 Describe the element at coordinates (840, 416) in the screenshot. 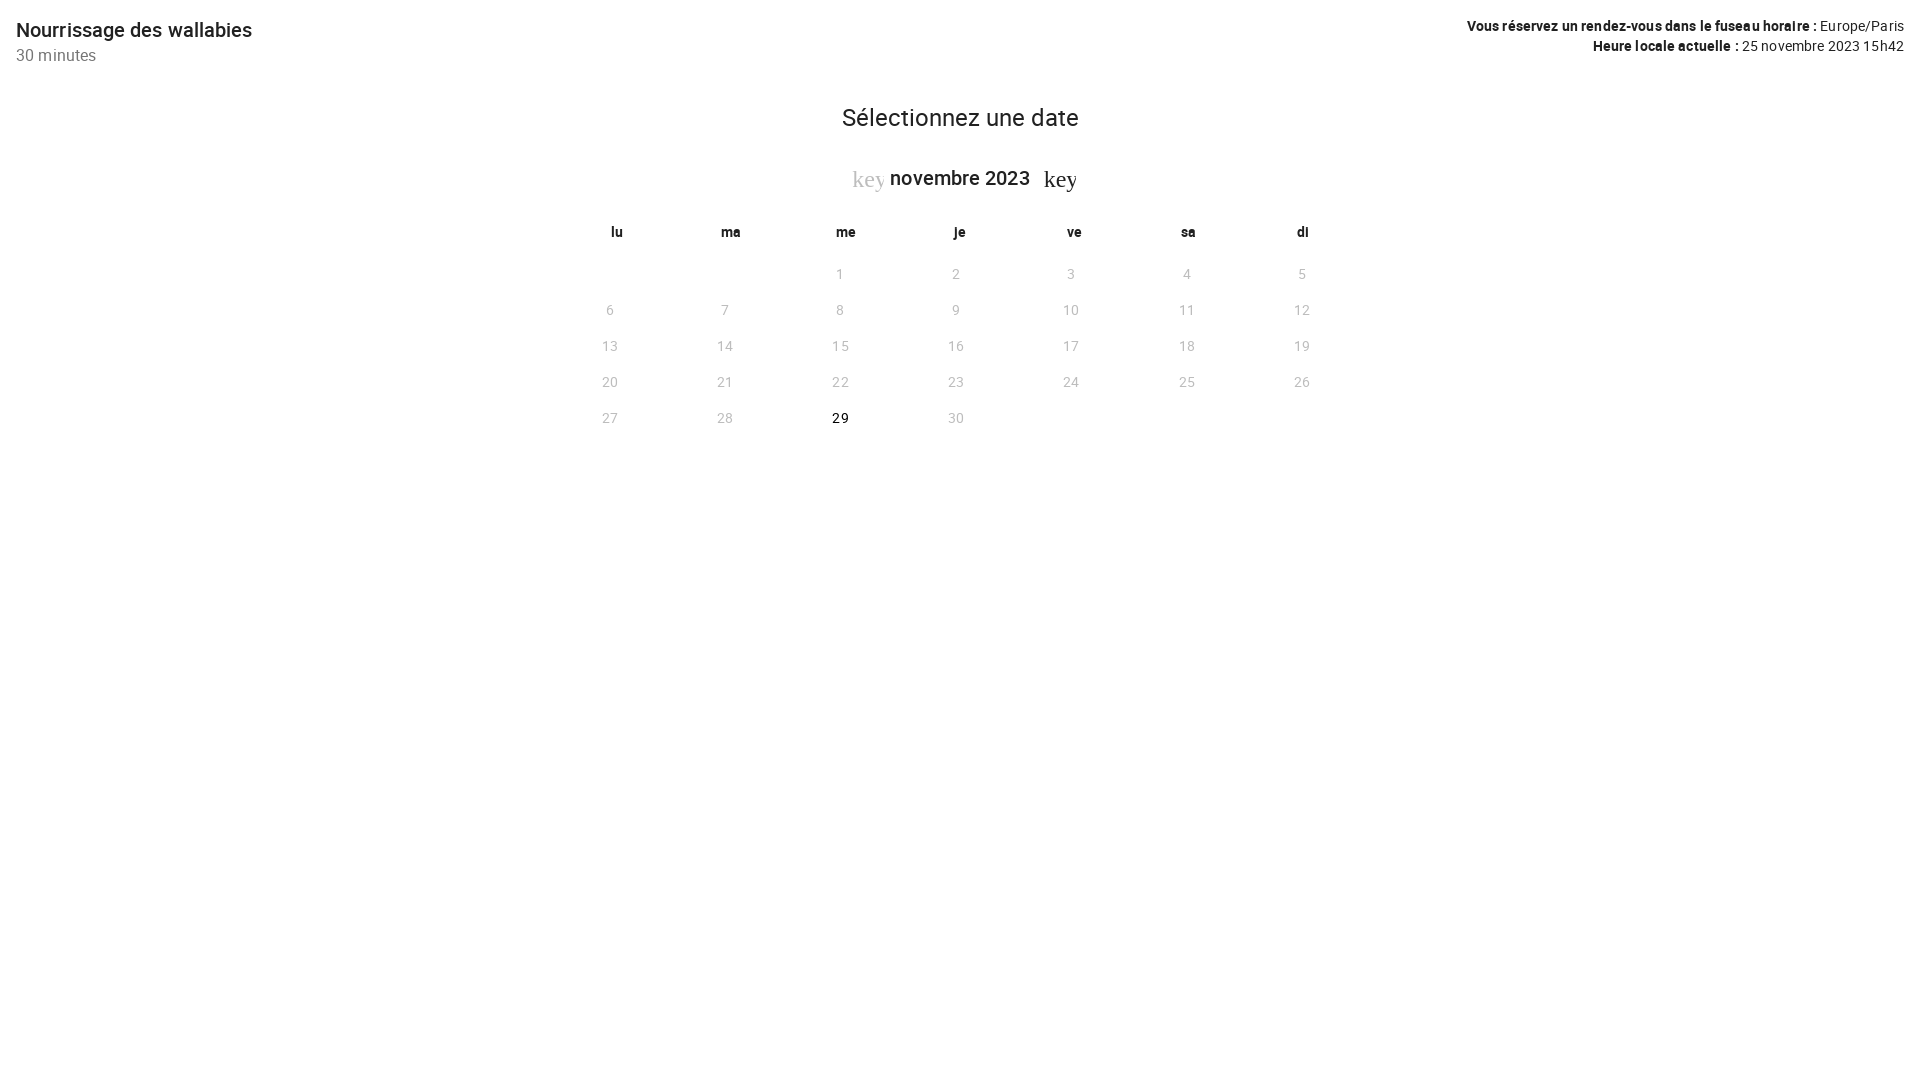

I see `'29` at that location.